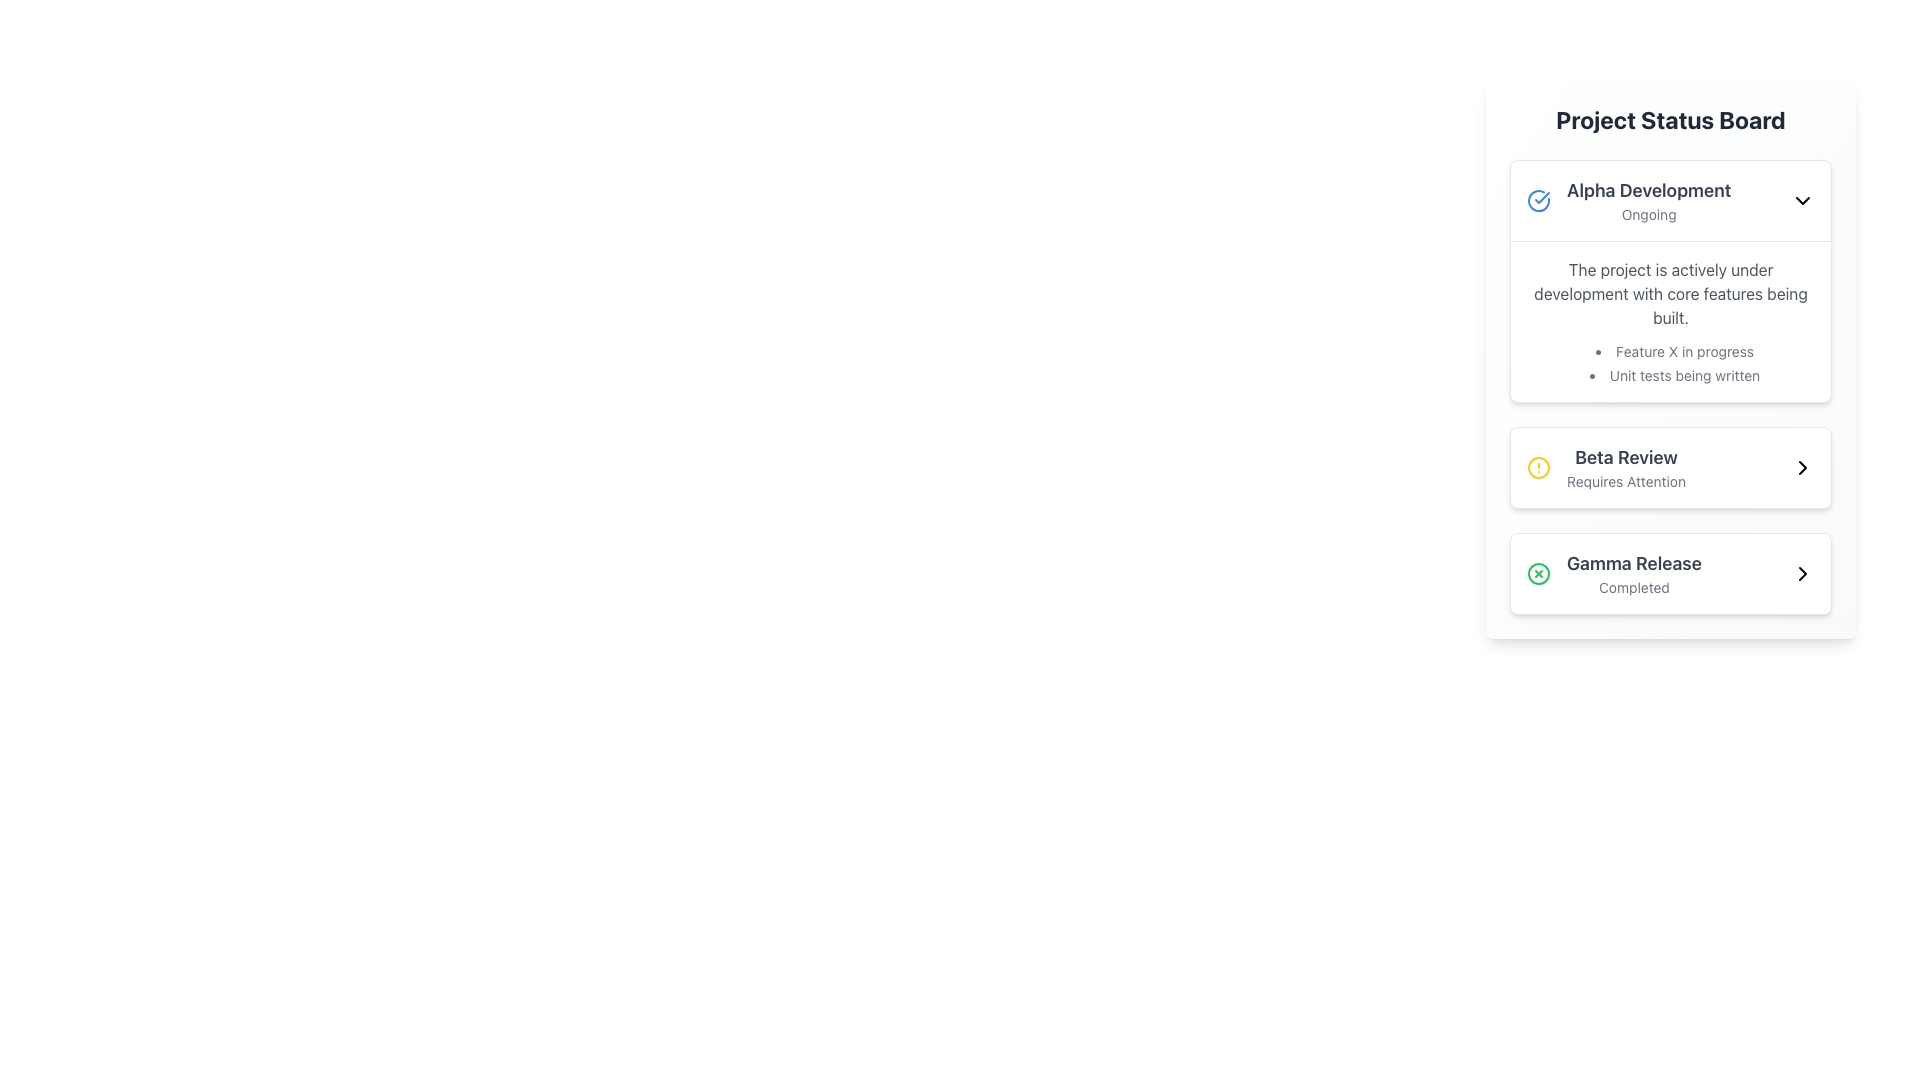 The image size is (1920, 1080). I want to click on the status label for the 'Gamma Release' project, located underneath the 'Gamma Release' text in the 'Project Status Board', so click(1634, 586).